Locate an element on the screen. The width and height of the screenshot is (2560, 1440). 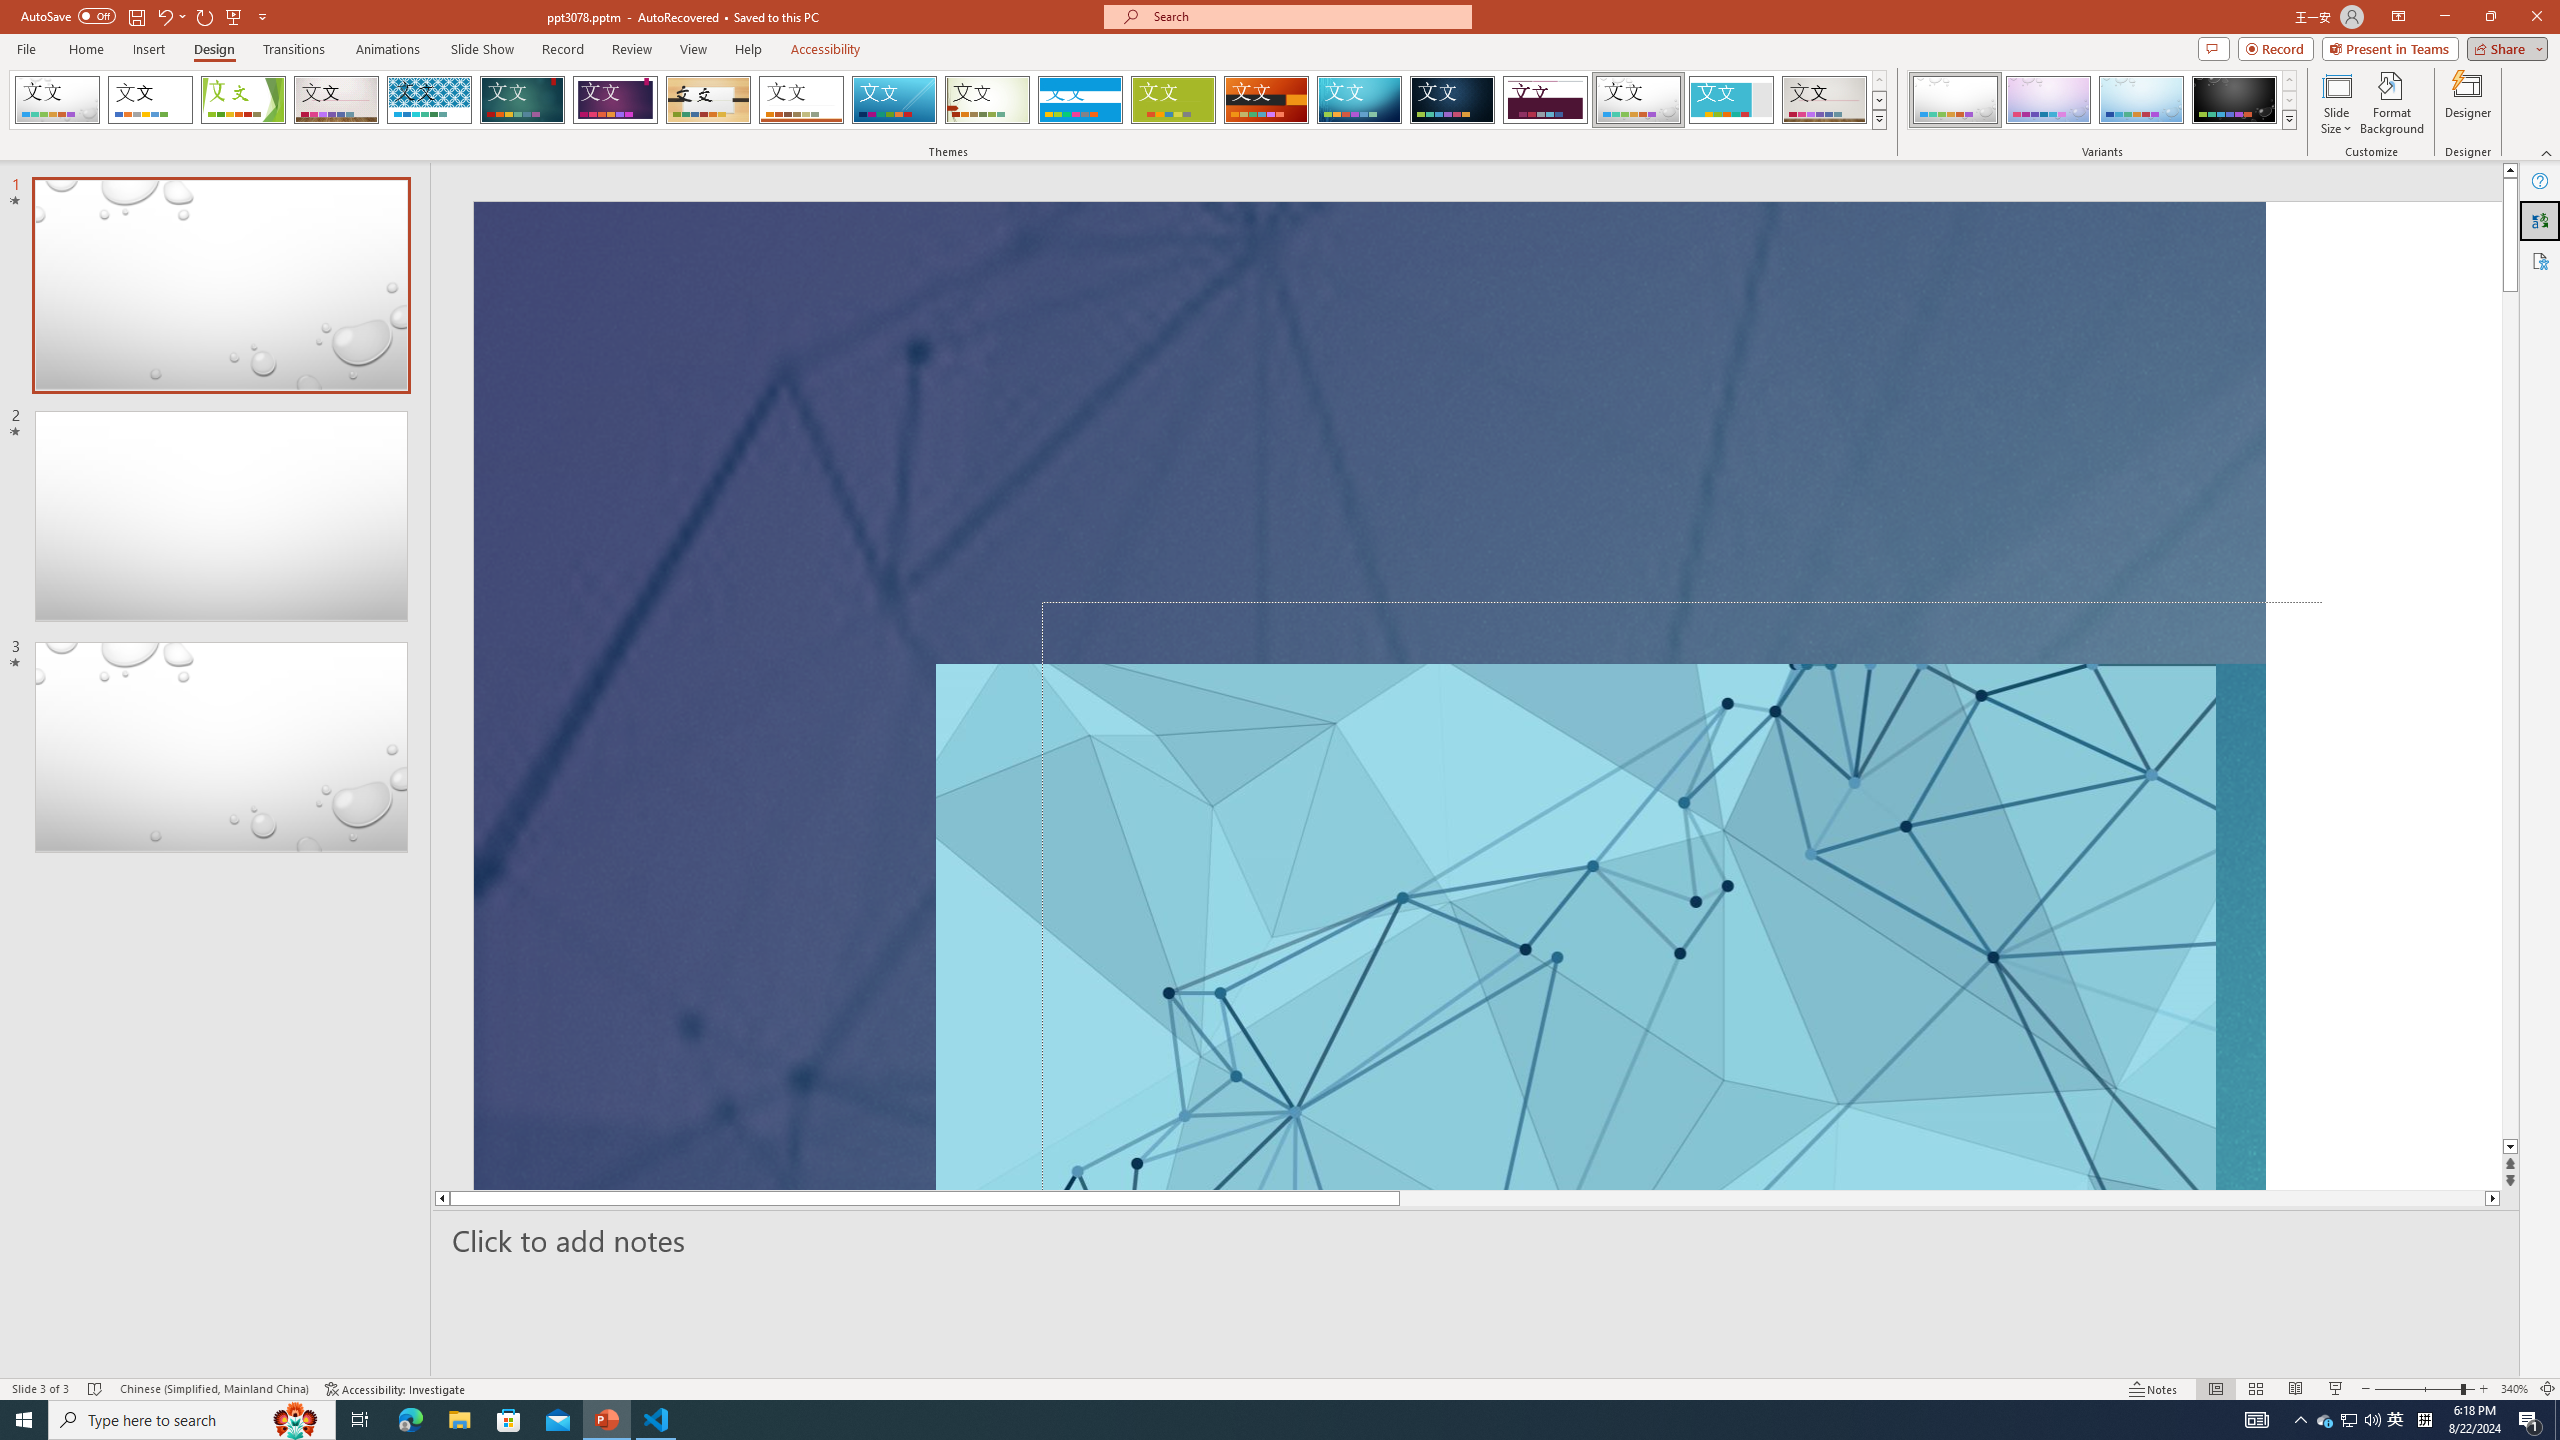
'Droplet Variant 4' is located at coordinates (2233, 99).